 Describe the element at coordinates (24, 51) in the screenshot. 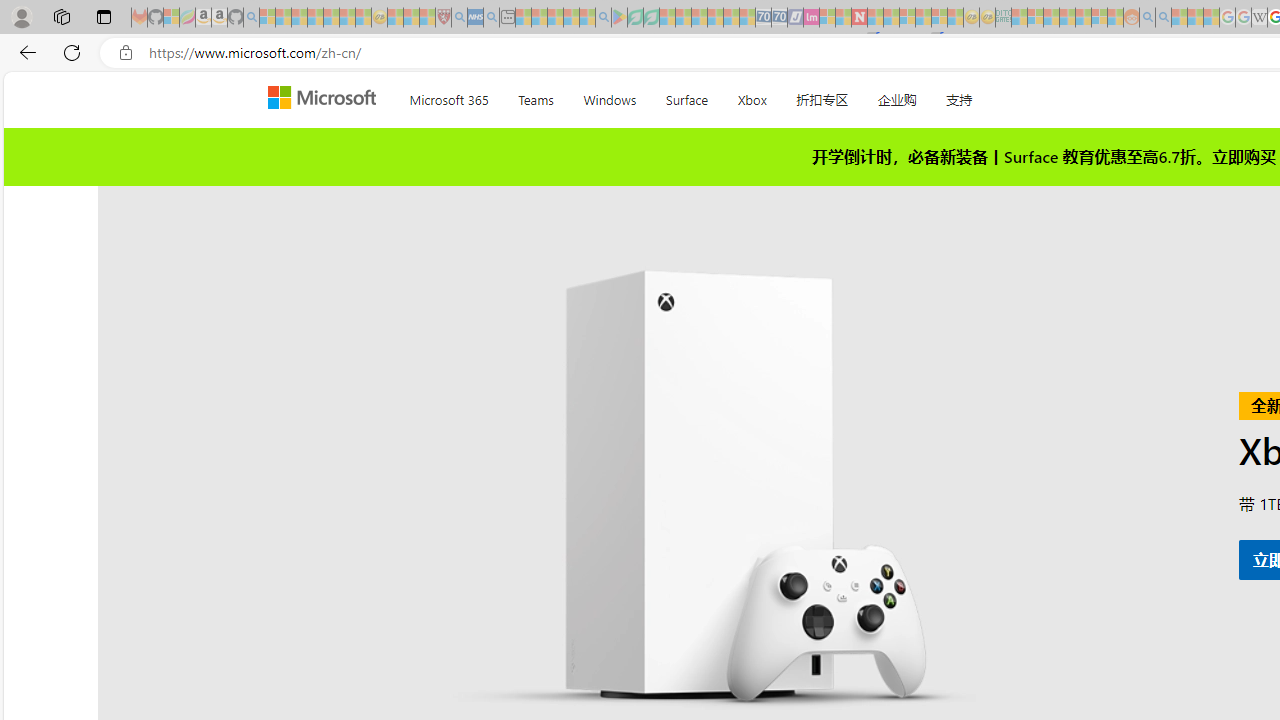

I see `'Back'` at that location.